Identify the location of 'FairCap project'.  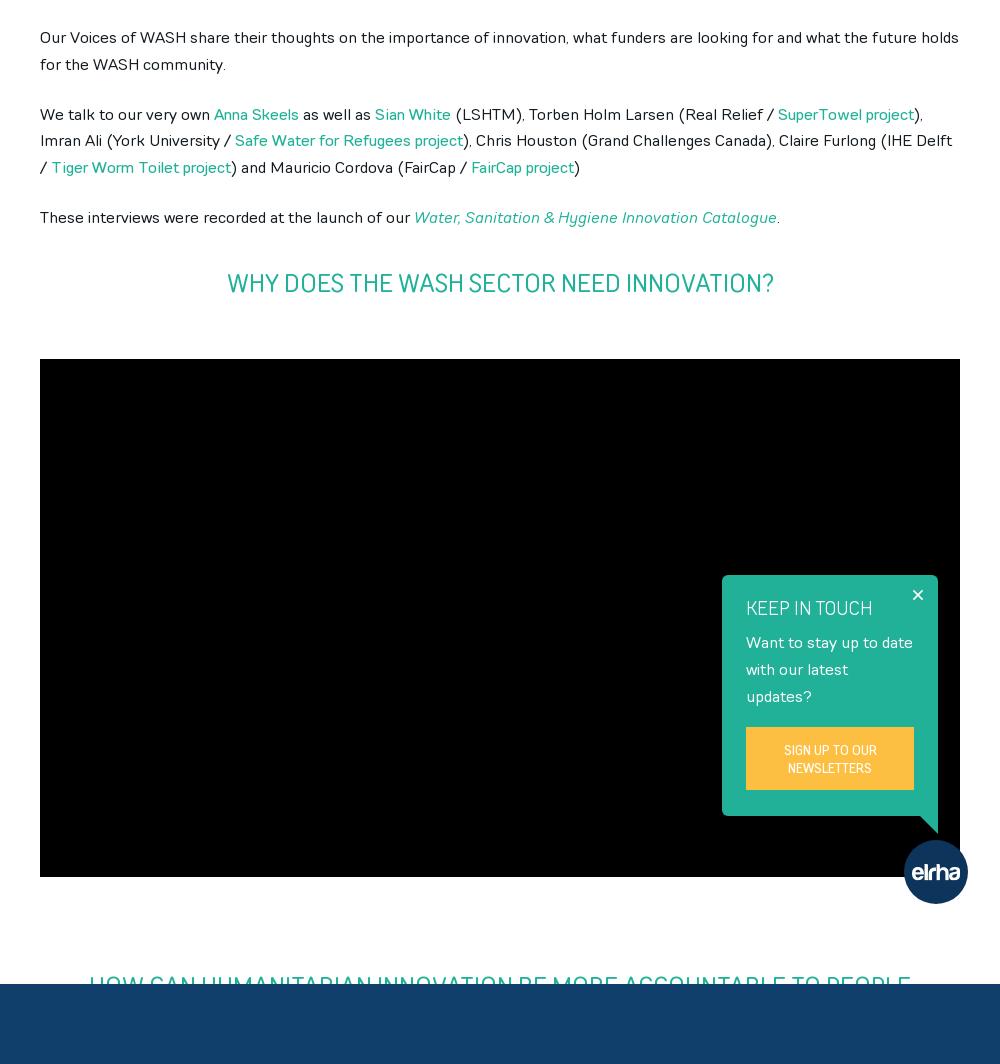
(522, 168).